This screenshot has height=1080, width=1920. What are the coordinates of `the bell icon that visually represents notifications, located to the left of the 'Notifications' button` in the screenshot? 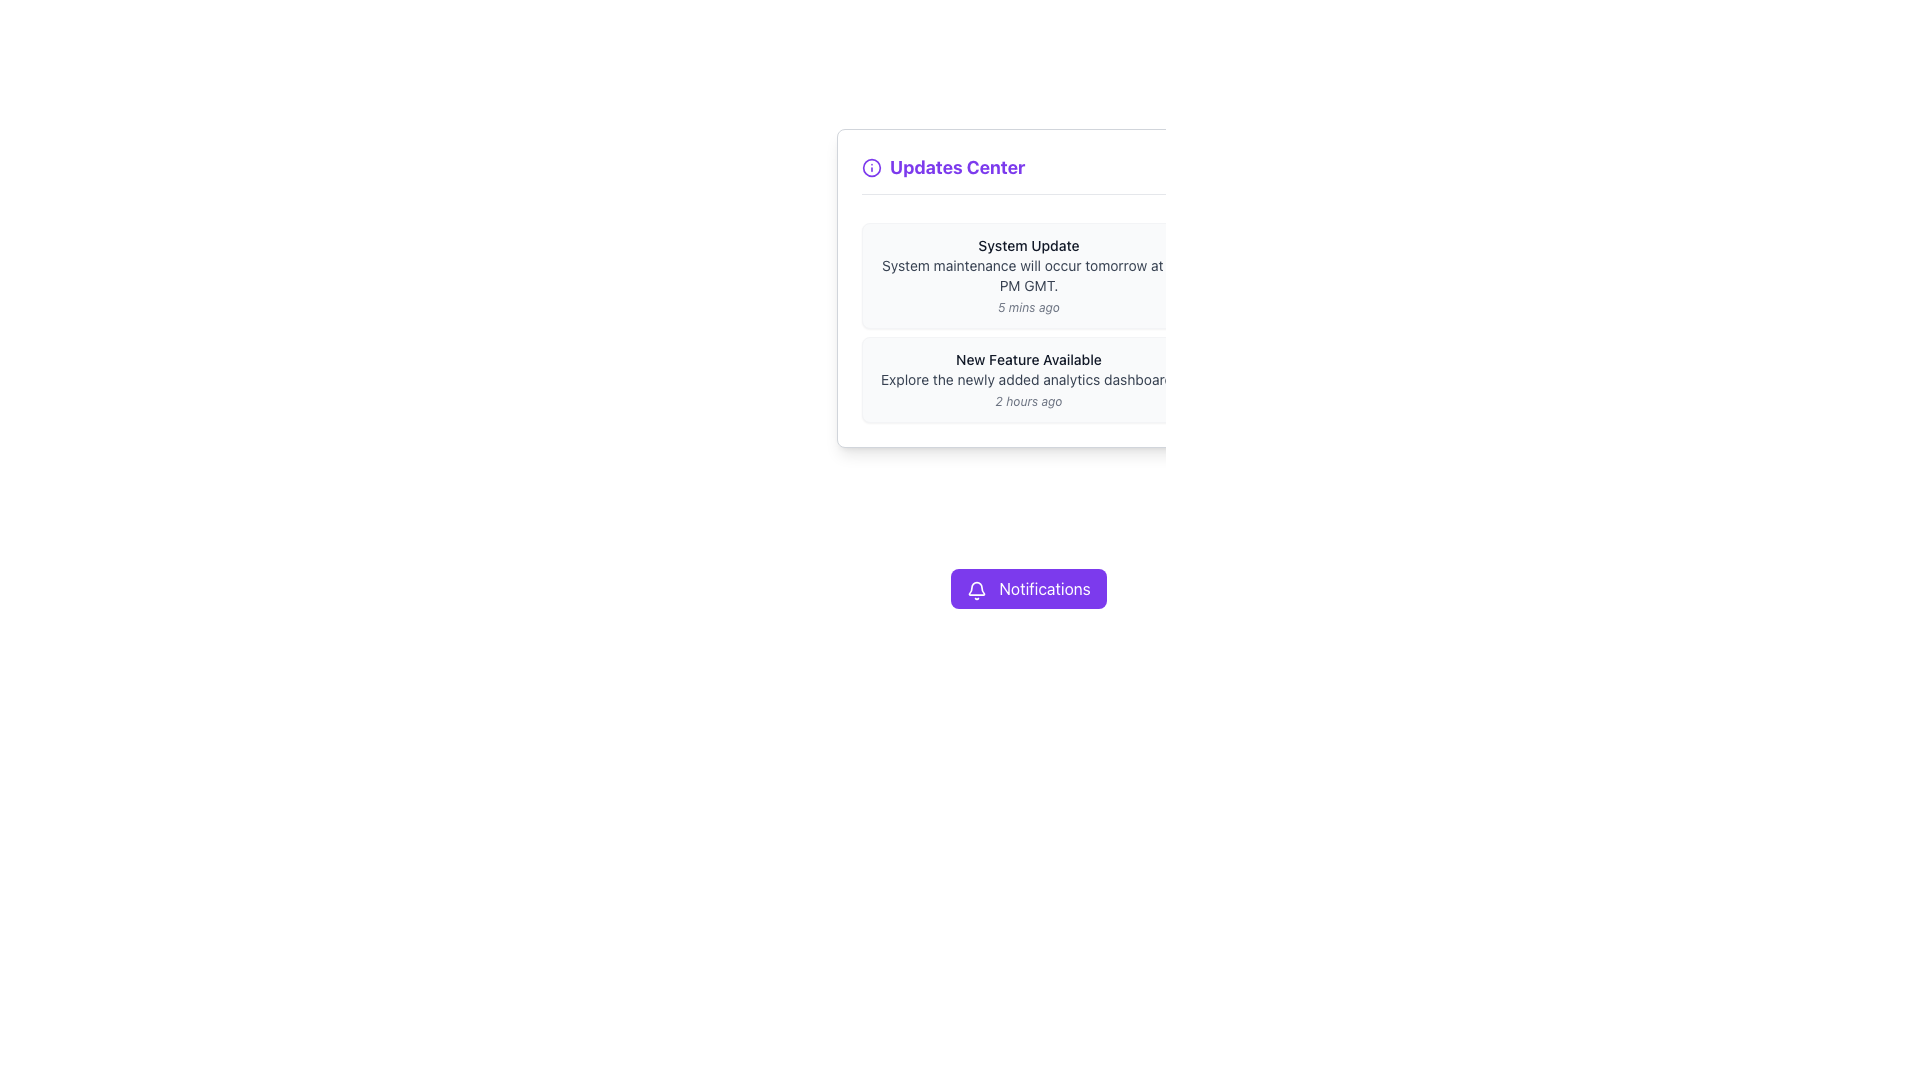 It's located at (977, 589).